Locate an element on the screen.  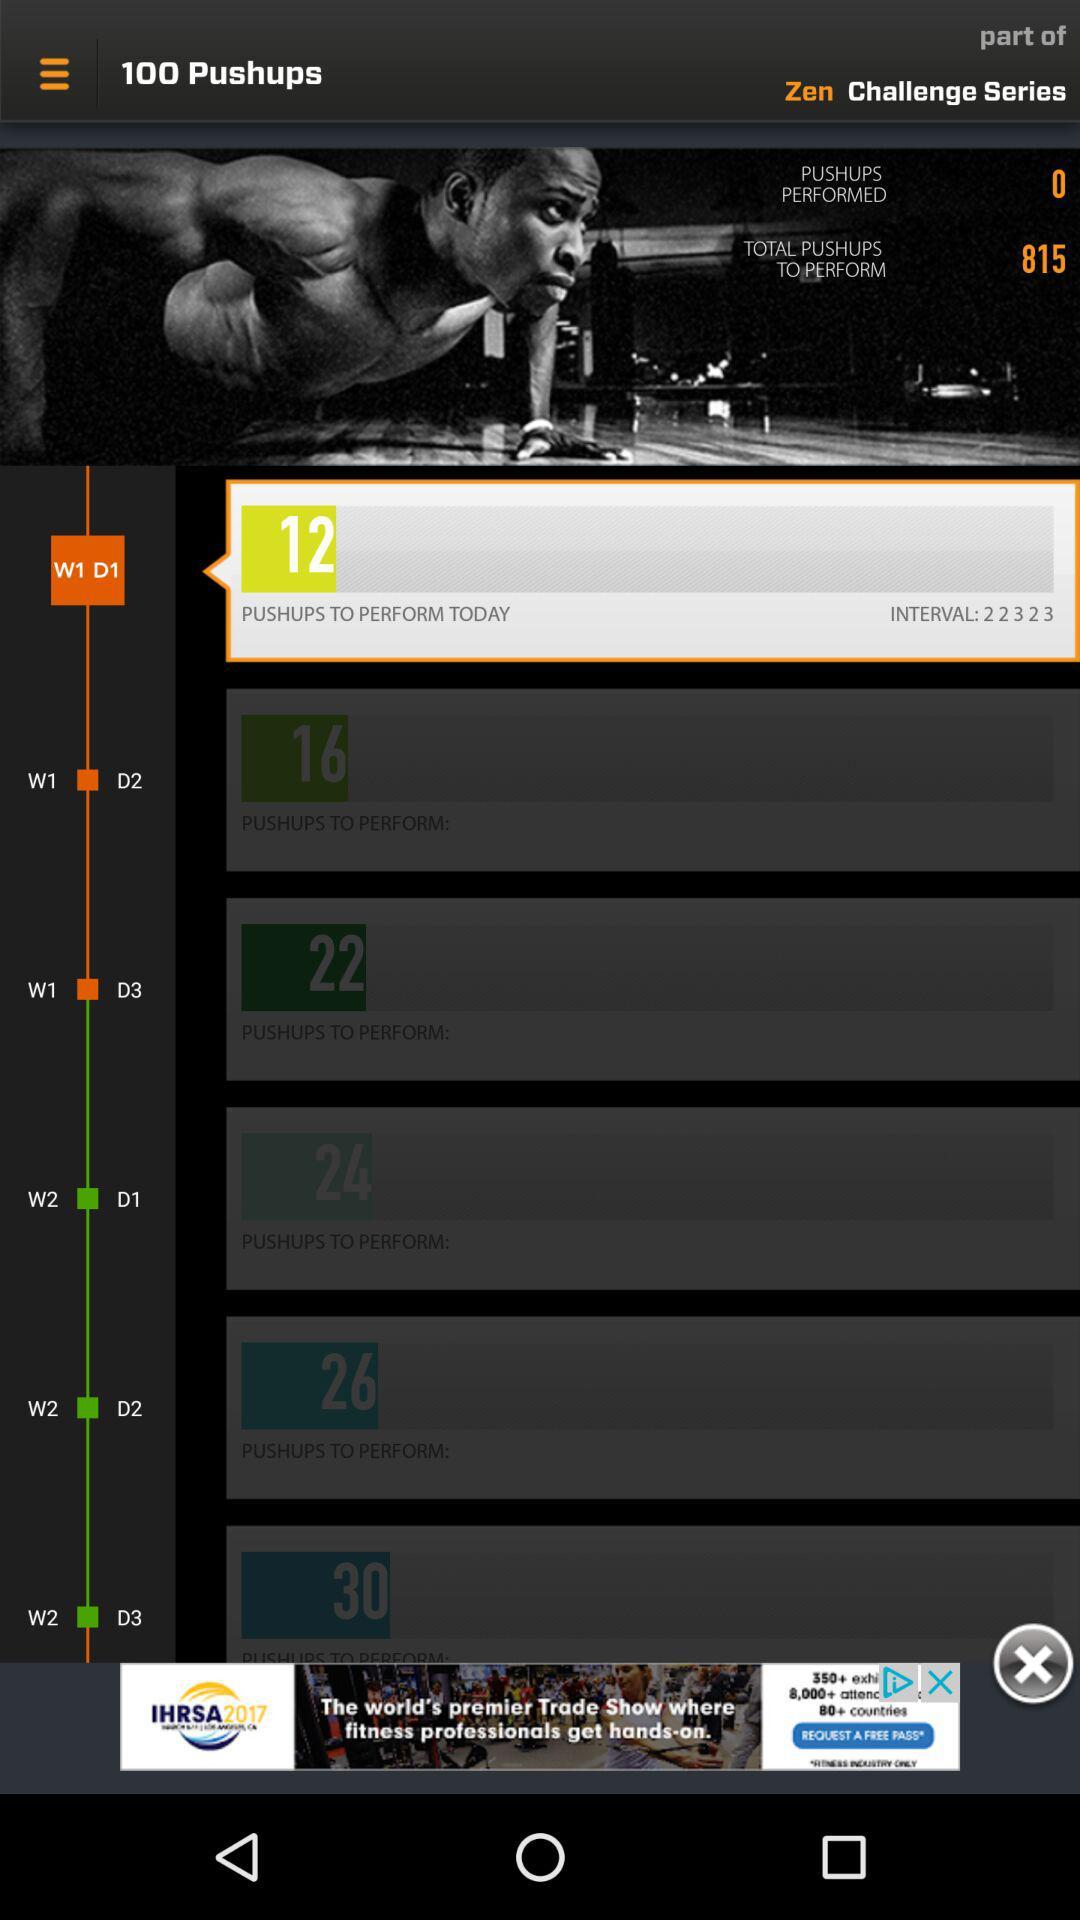
work level is located at coordinates (1032, 1667).